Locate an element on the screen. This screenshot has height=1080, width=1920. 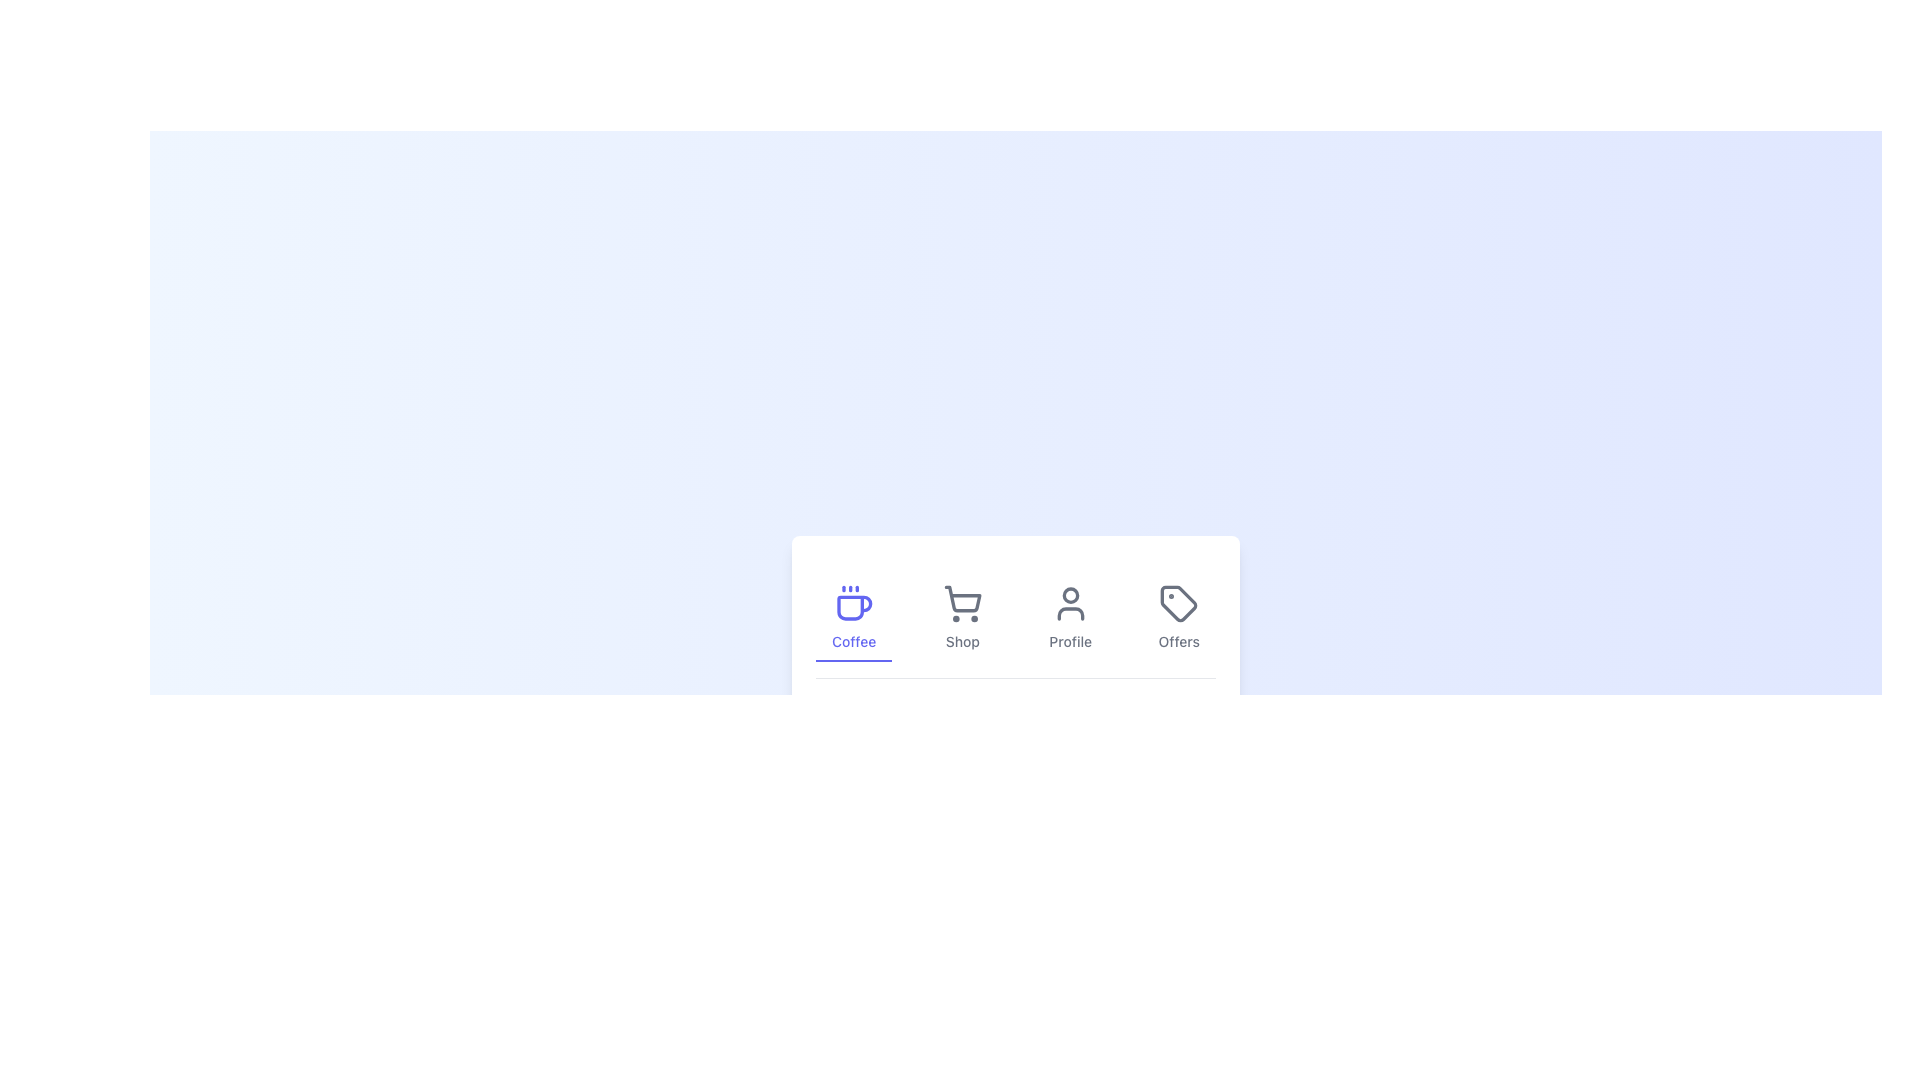
the tag-shaped icon with a small circle, located above the 'Offers' text label in the lower navigation bar is located at coordinates (1179, 602).